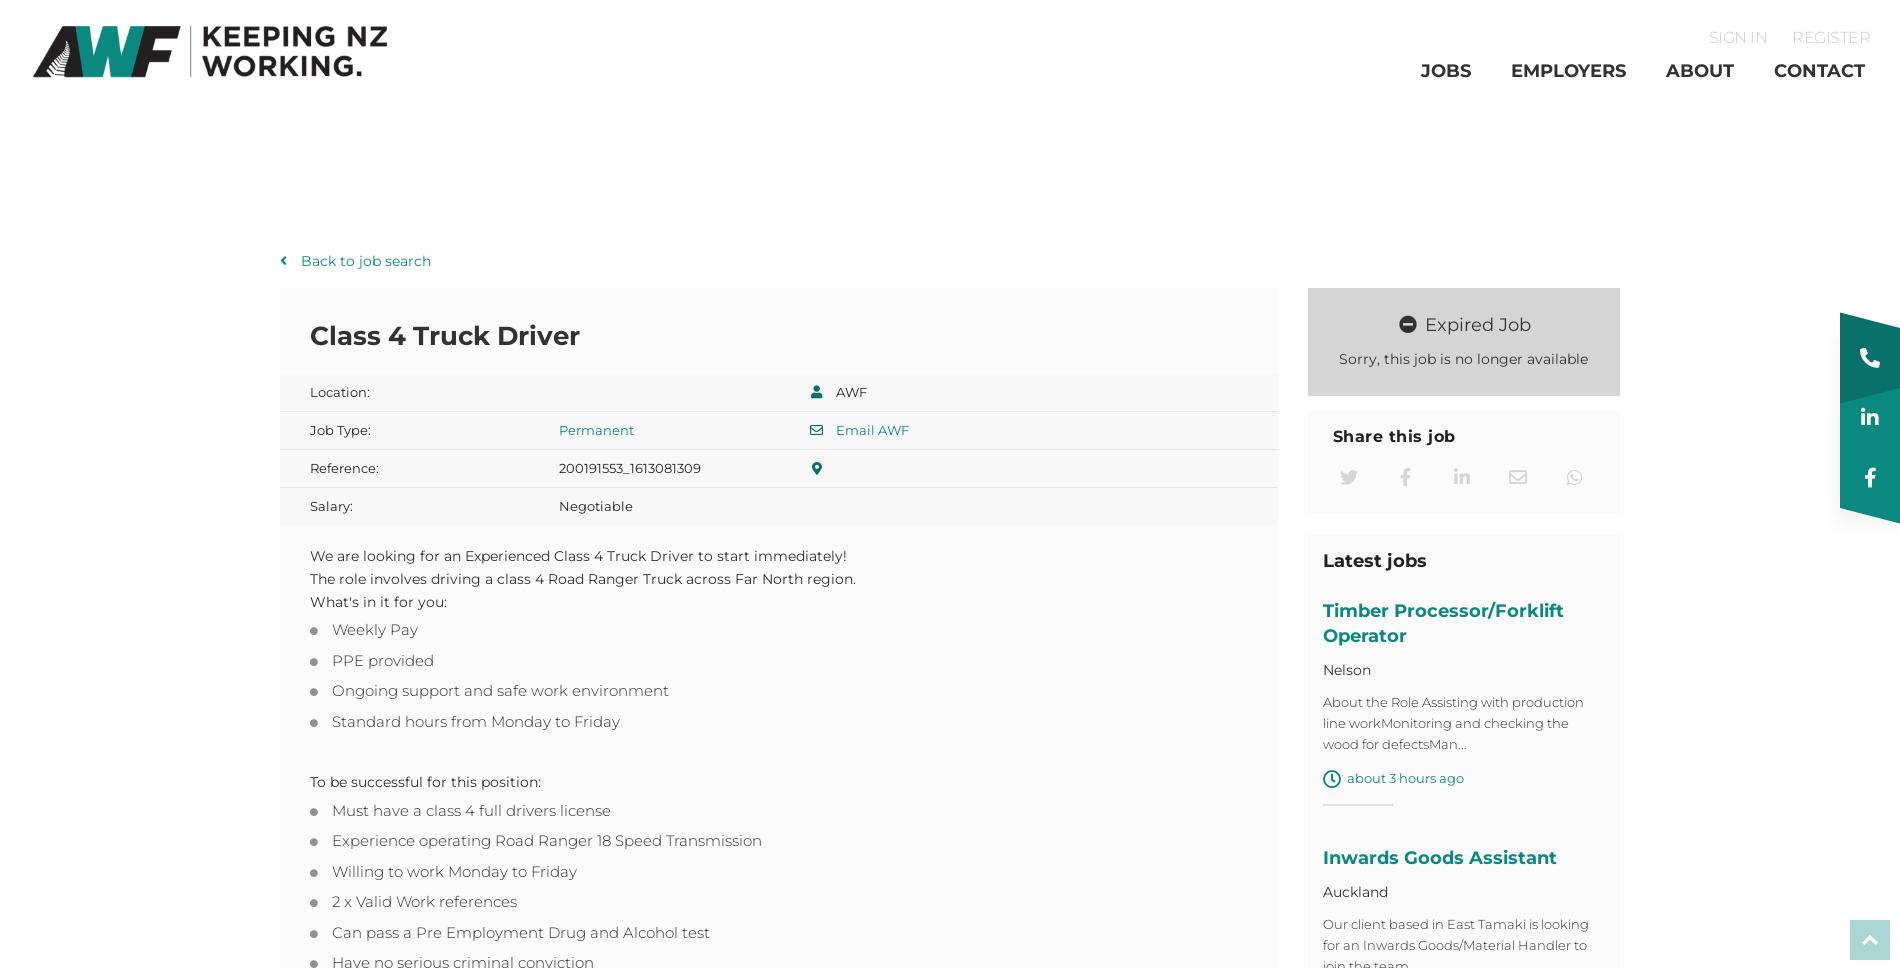  Describe the element at coordinates (374, 634) in the screenshot. I see `'Weekly Pay'` at that location.